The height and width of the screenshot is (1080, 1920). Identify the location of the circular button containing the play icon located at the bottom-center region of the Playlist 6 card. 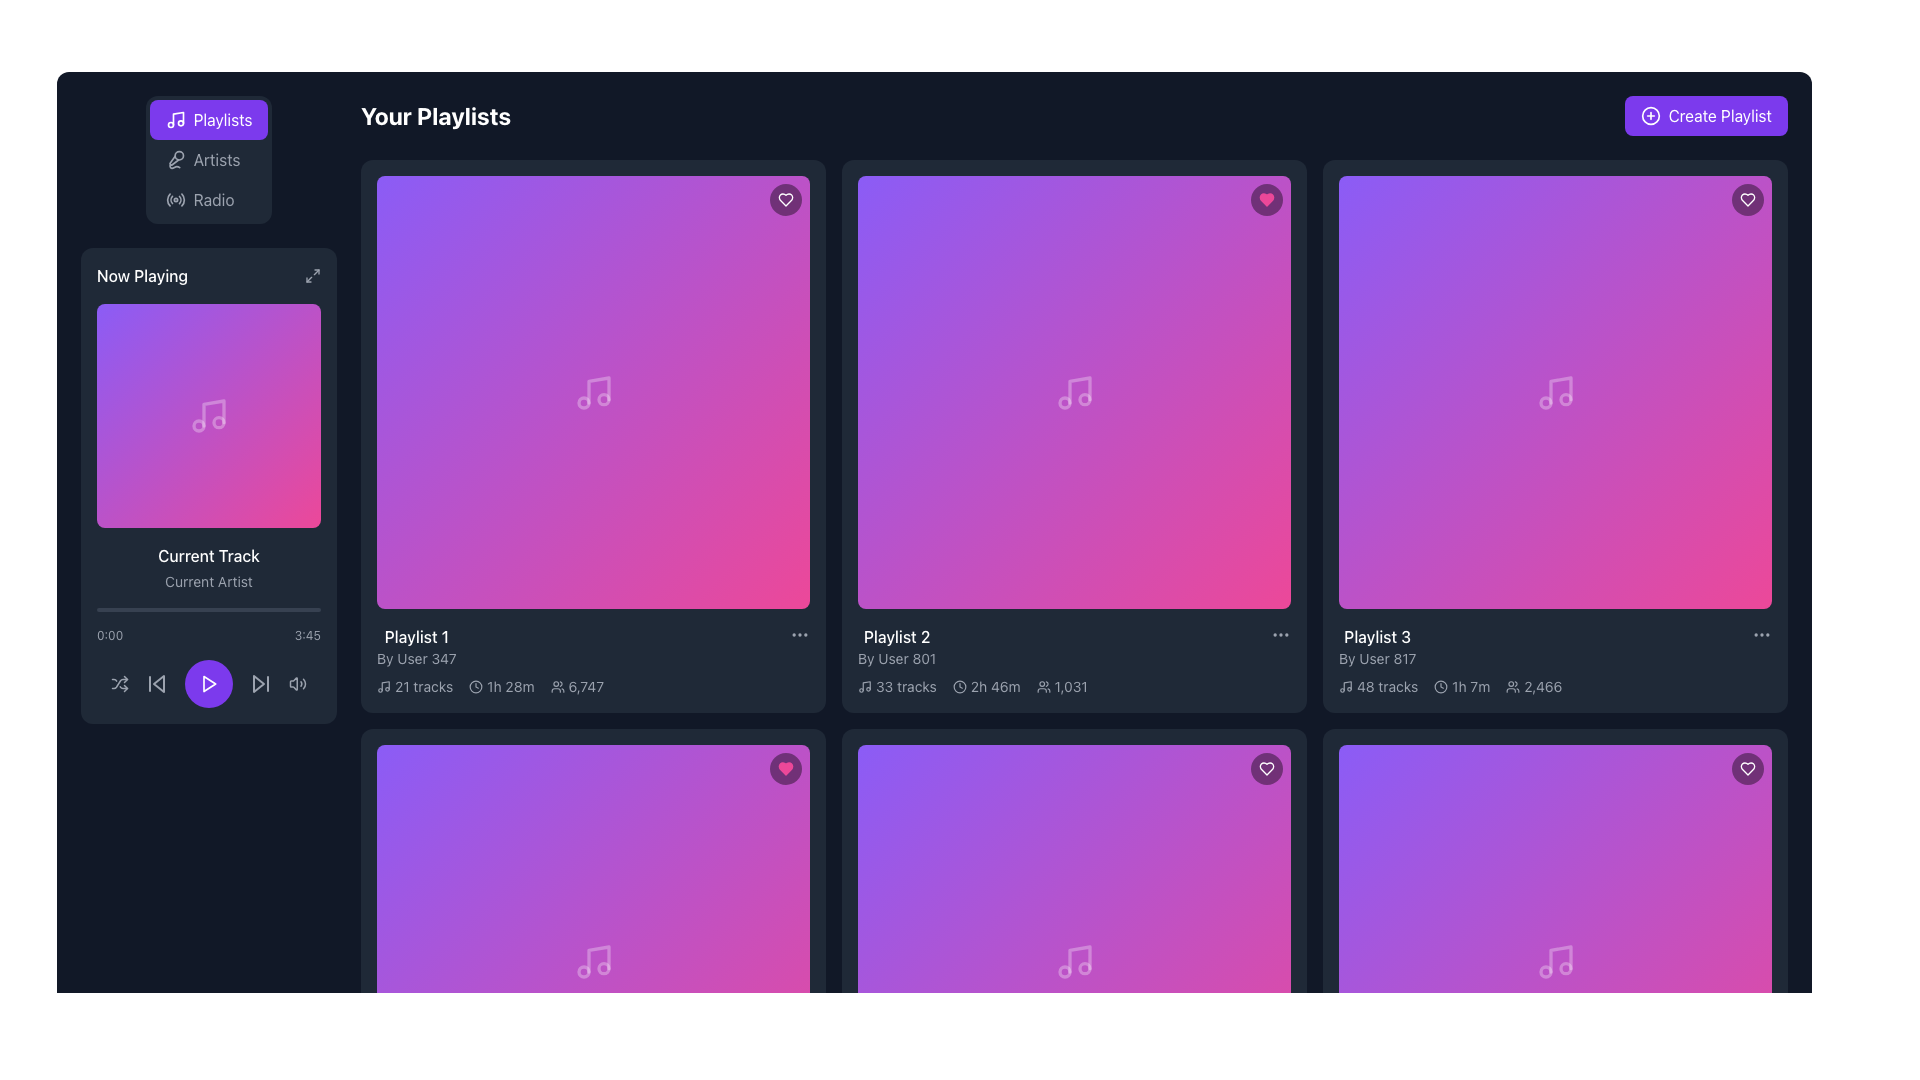
(1073, 960).